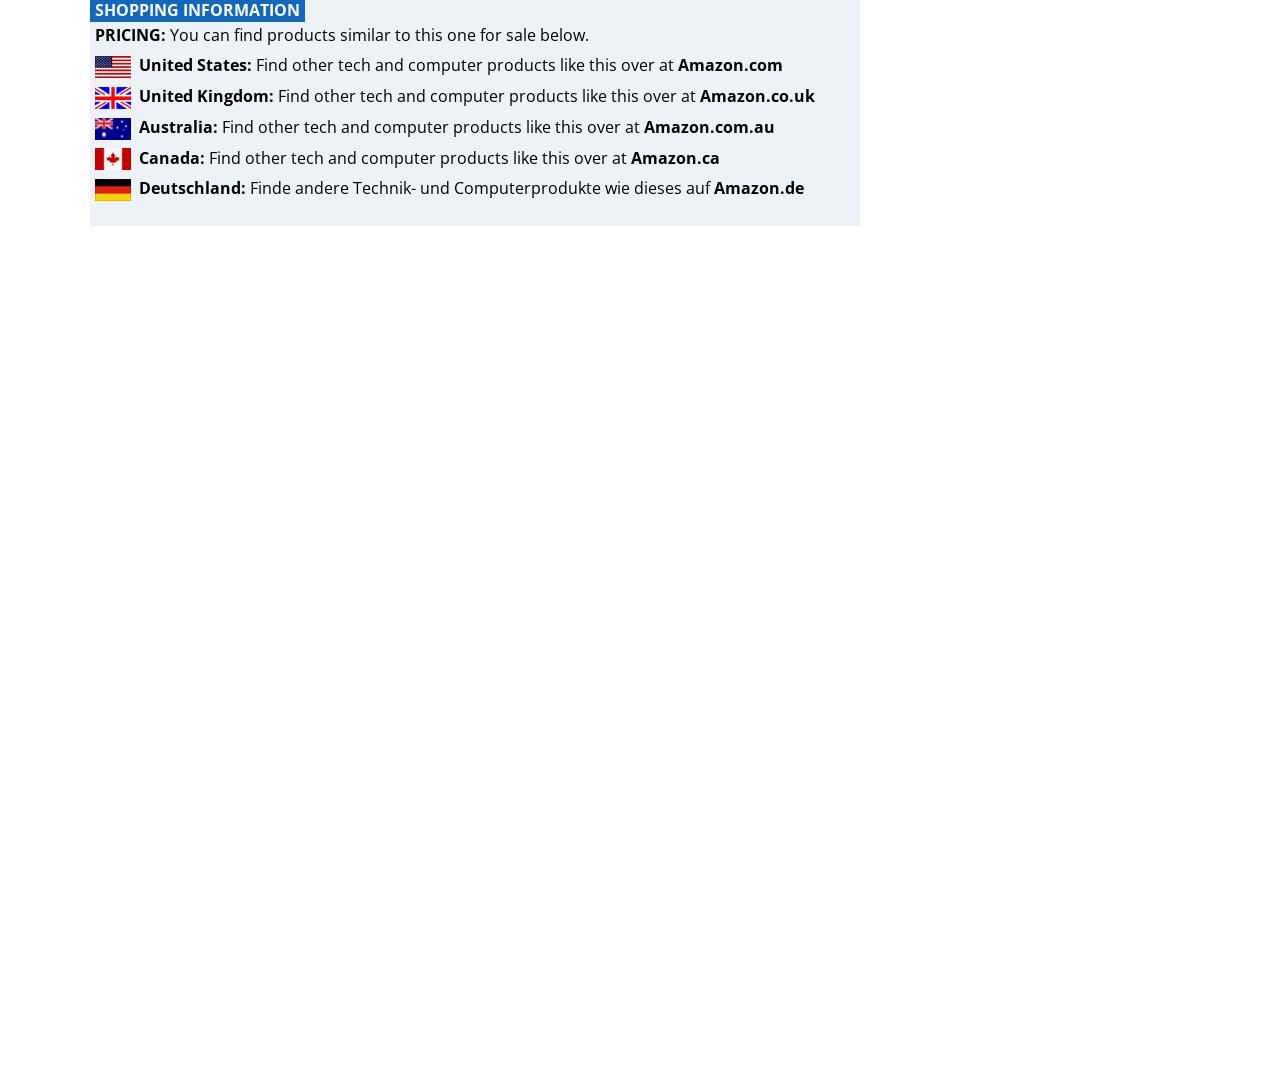 This screenshot has height=1069, width=1280. Describe the element at coordinates (178, 126) in the screenshot. I see `'Australia:'` at that location.